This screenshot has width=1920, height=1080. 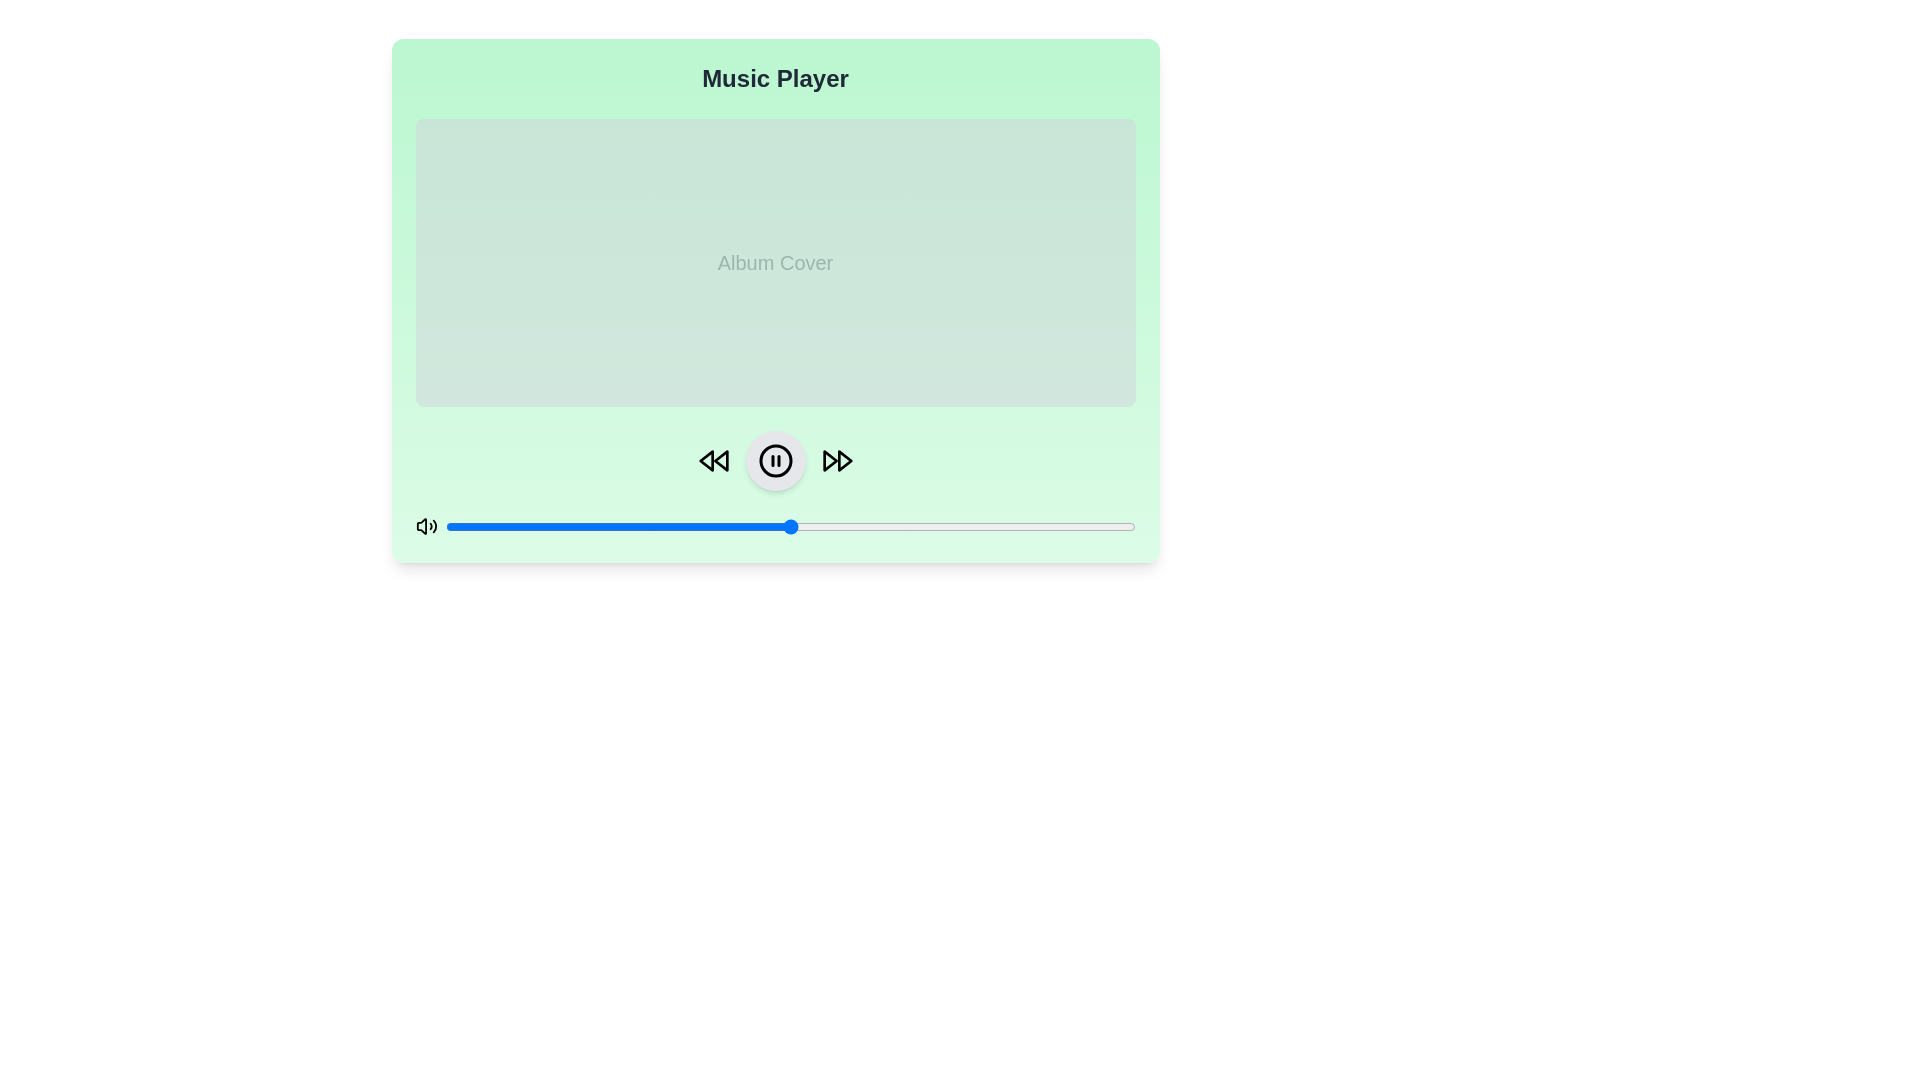 What do you see at coordinates (774, 461) in the screenshot?
I see `the circular button with a gray background and a paused circle icon located in the music control area below the Album Cover display to trigger visual feedback` at bounding box center [774, 461].